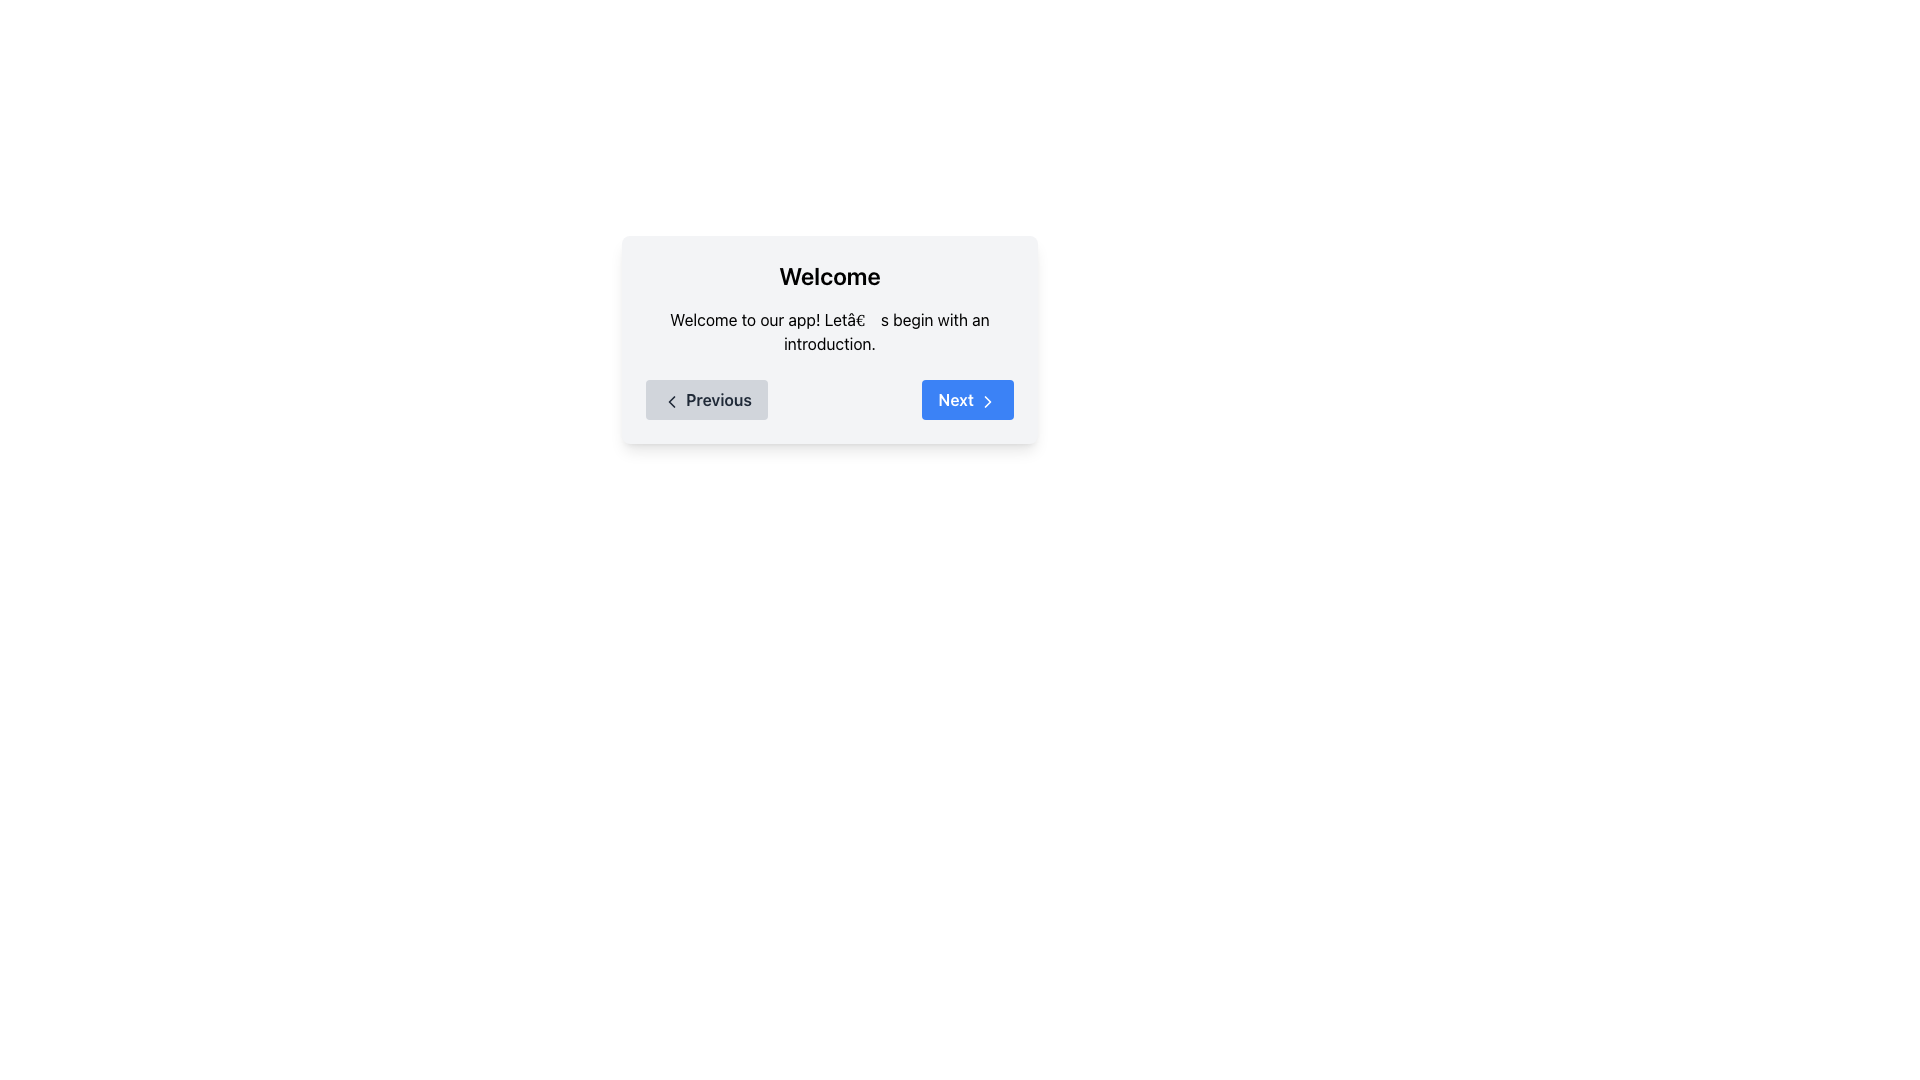 The height and width of the screenshot is (1080, 1920). Describe the element at coordinates (987, 401) in the screenshot. I see `the right-facing chevron icon that is colored white and positioned centrally within the blue 'Next' button` at that location.